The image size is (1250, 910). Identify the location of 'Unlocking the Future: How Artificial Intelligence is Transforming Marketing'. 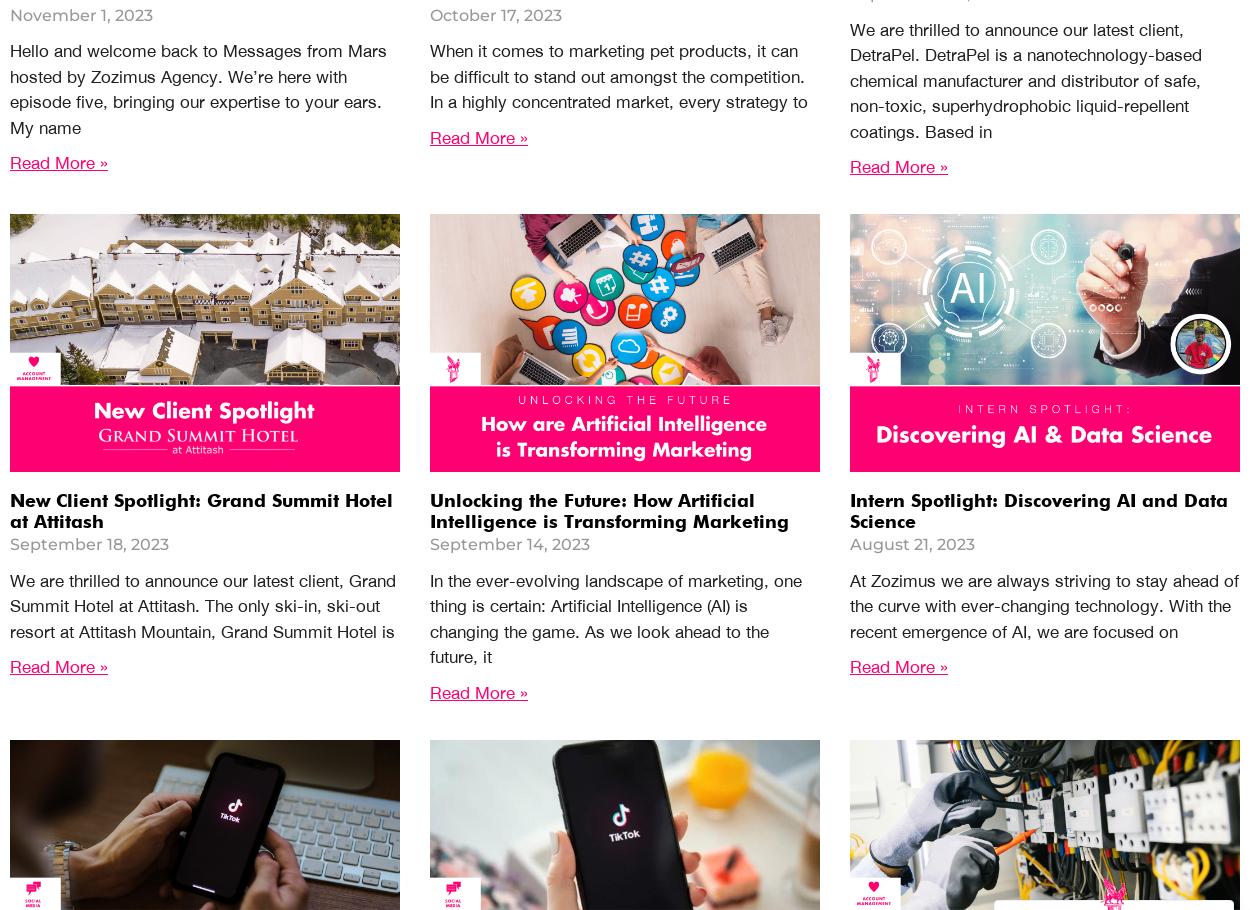
(608, 511).